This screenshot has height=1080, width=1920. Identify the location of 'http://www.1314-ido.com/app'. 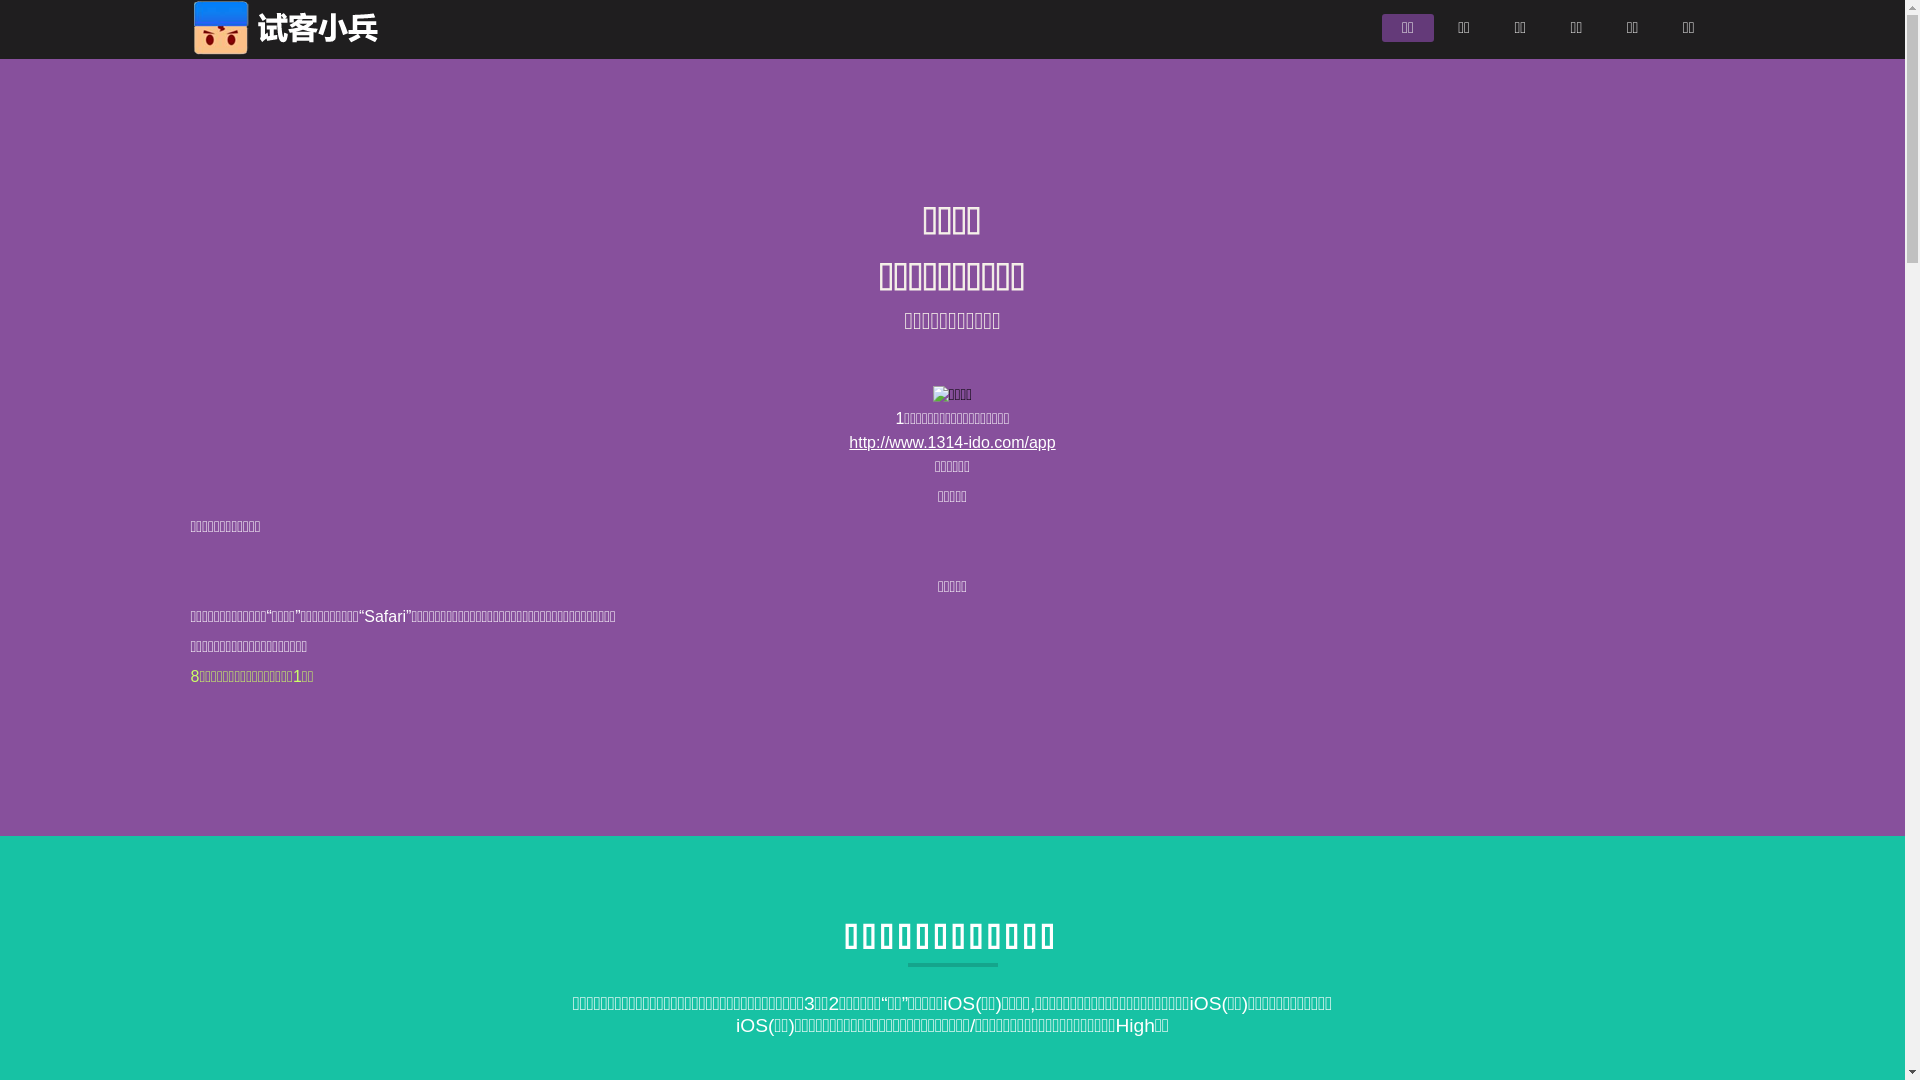
(950, 441).